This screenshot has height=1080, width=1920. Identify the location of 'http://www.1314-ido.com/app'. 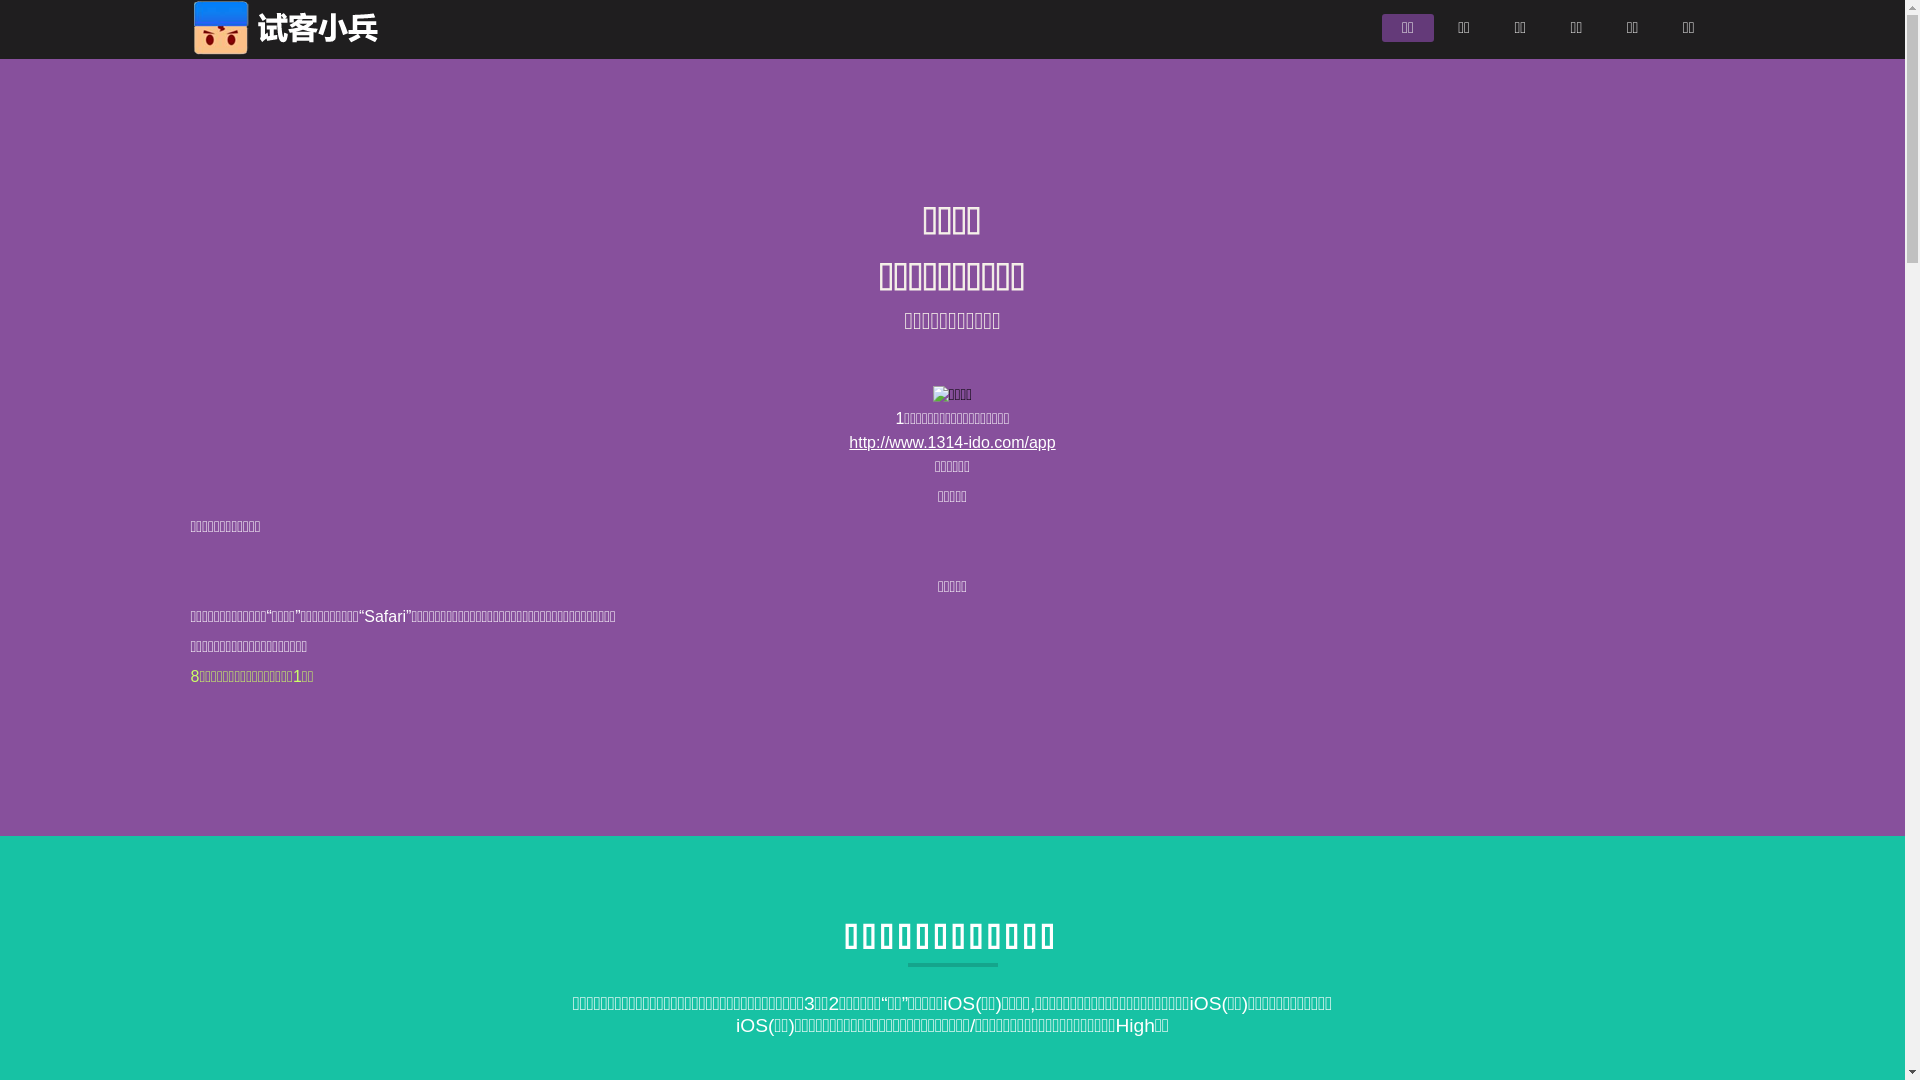
(950, 441).